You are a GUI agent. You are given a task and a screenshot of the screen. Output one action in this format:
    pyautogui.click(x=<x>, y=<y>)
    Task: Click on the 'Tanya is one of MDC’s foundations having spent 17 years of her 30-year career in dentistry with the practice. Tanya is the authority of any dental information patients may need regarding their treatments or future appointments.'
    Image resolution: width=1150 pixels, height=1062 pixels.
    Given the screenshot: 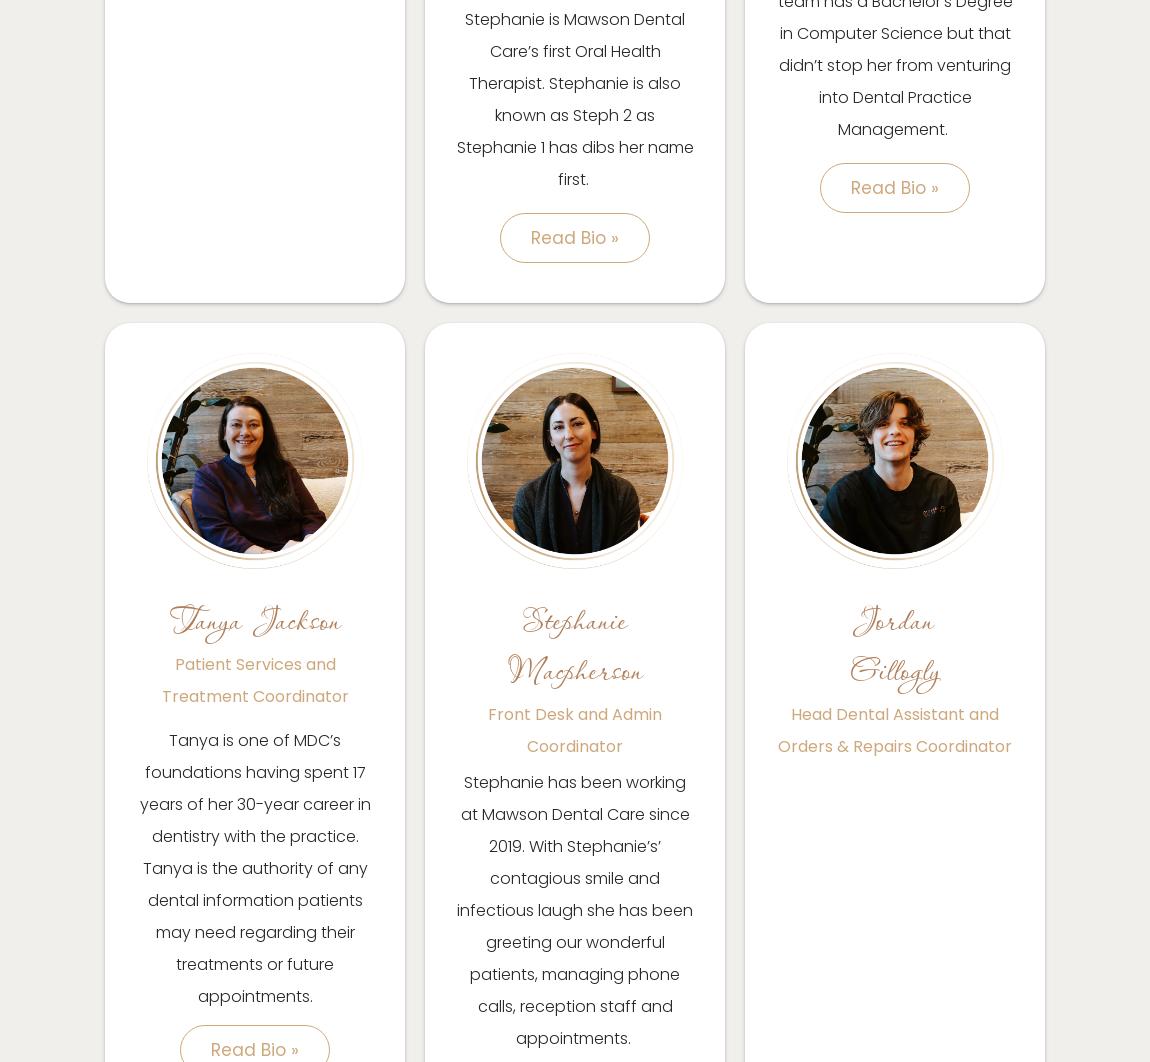 What is the action you would take?
    pyautogui.click(x=253, y=866)
    